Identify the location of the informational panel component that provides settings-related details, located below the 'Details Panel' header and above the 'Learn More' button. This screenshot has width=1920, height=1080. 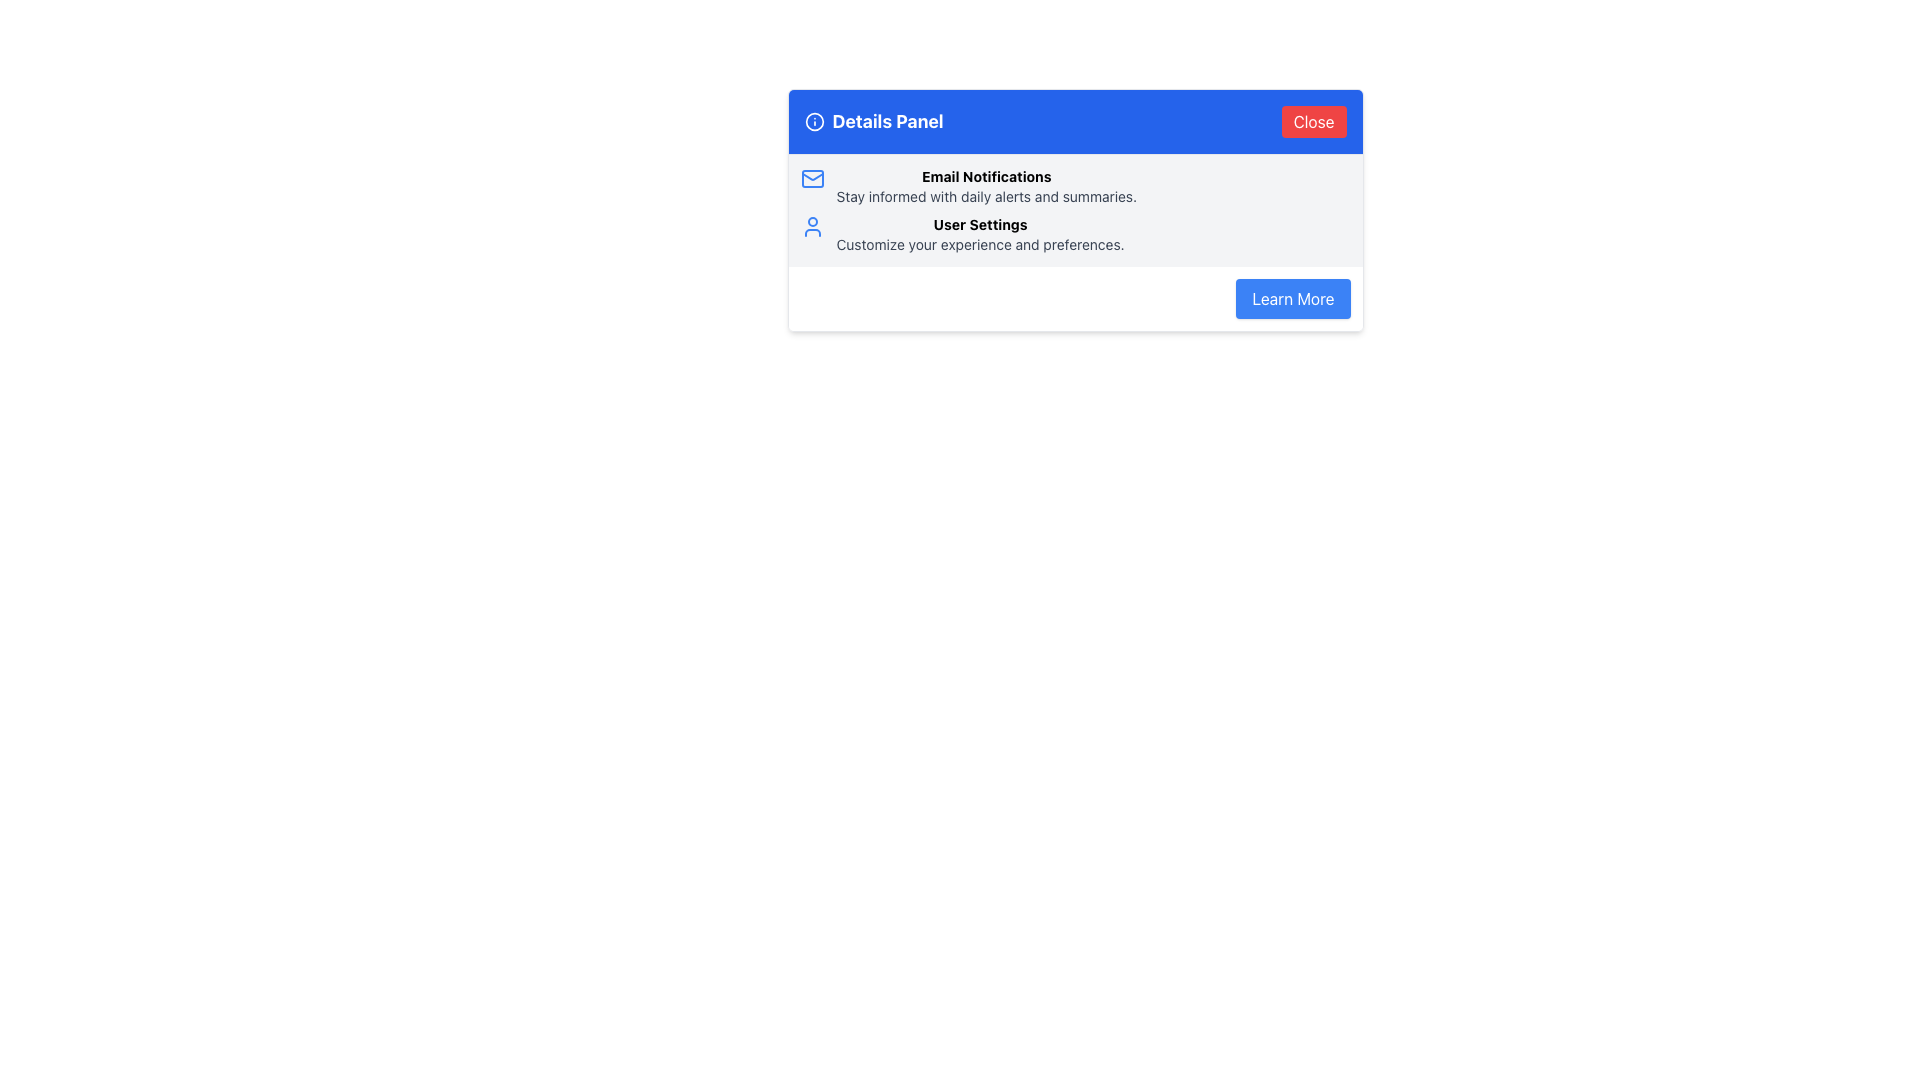
(1074, 210).